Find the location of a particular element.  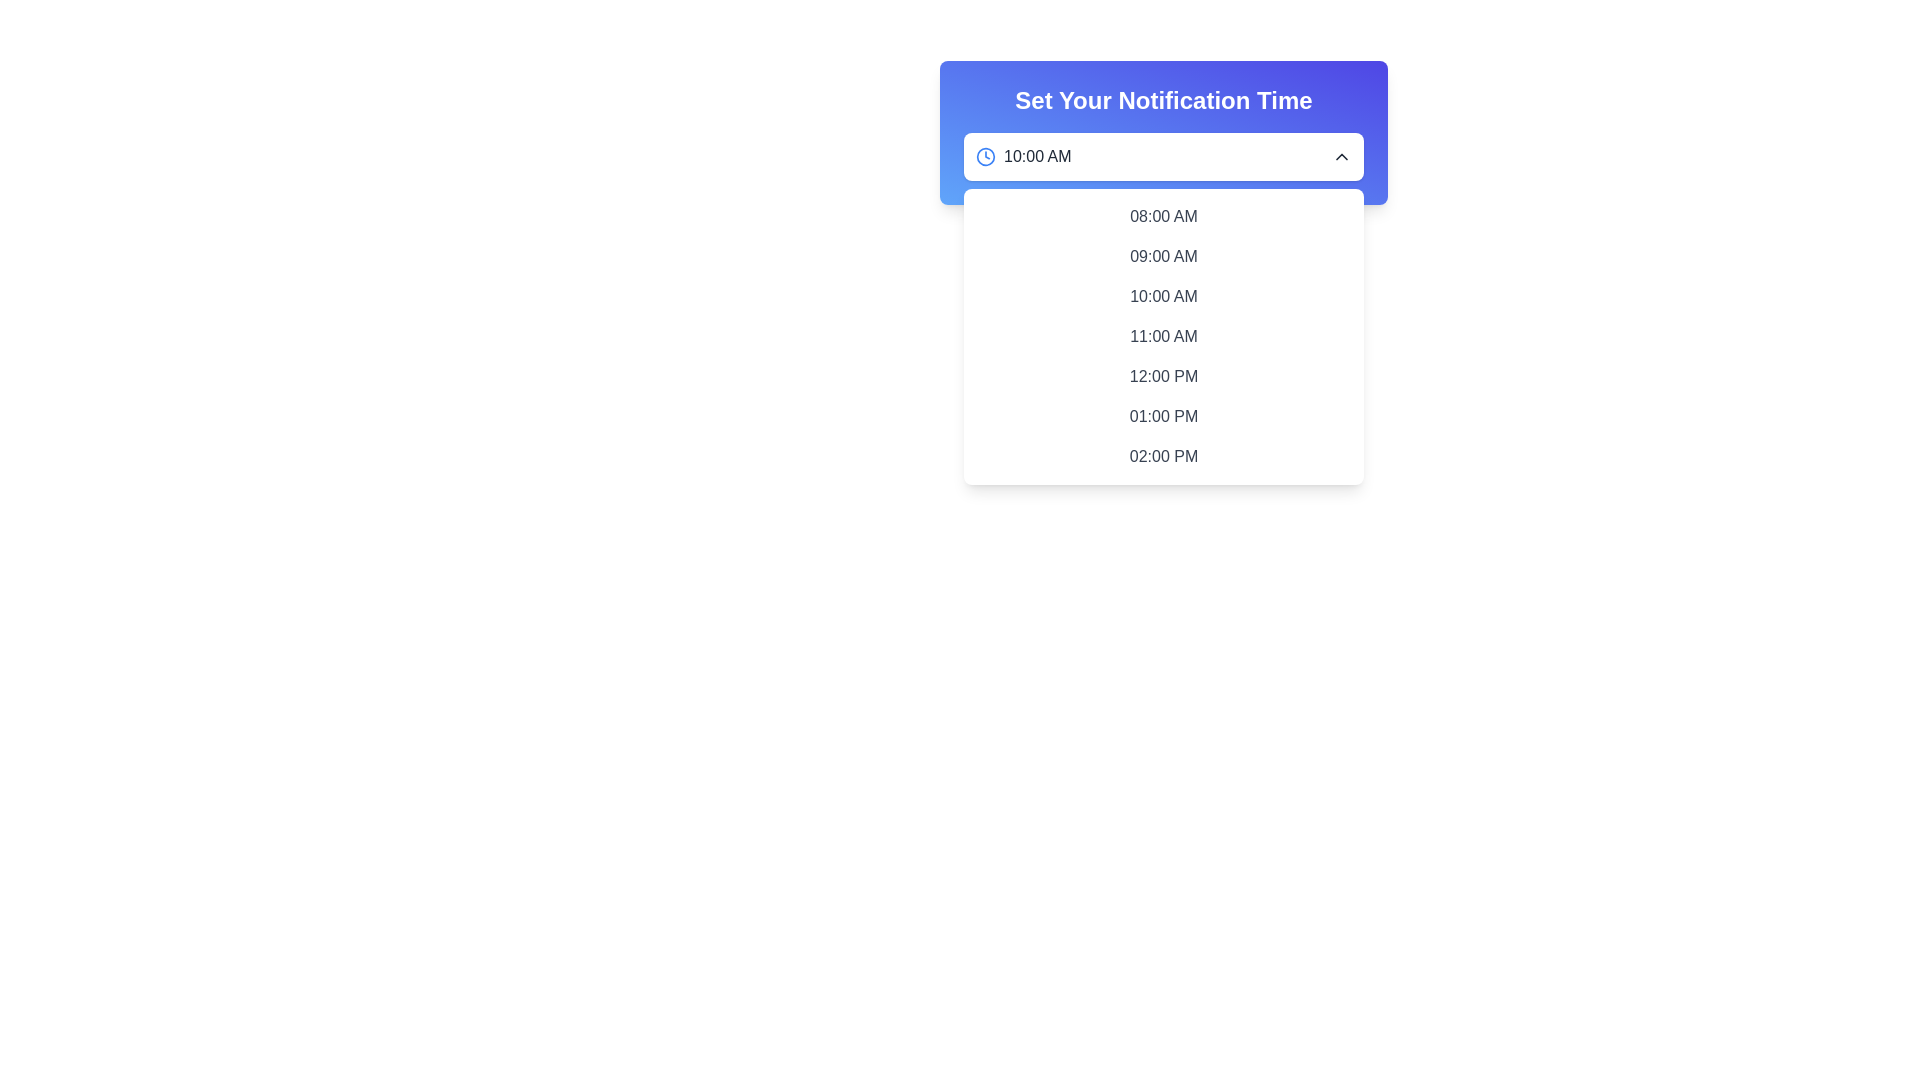

the selectable list item displaying '11:00 AM' is located at coordinates (1163, 335).